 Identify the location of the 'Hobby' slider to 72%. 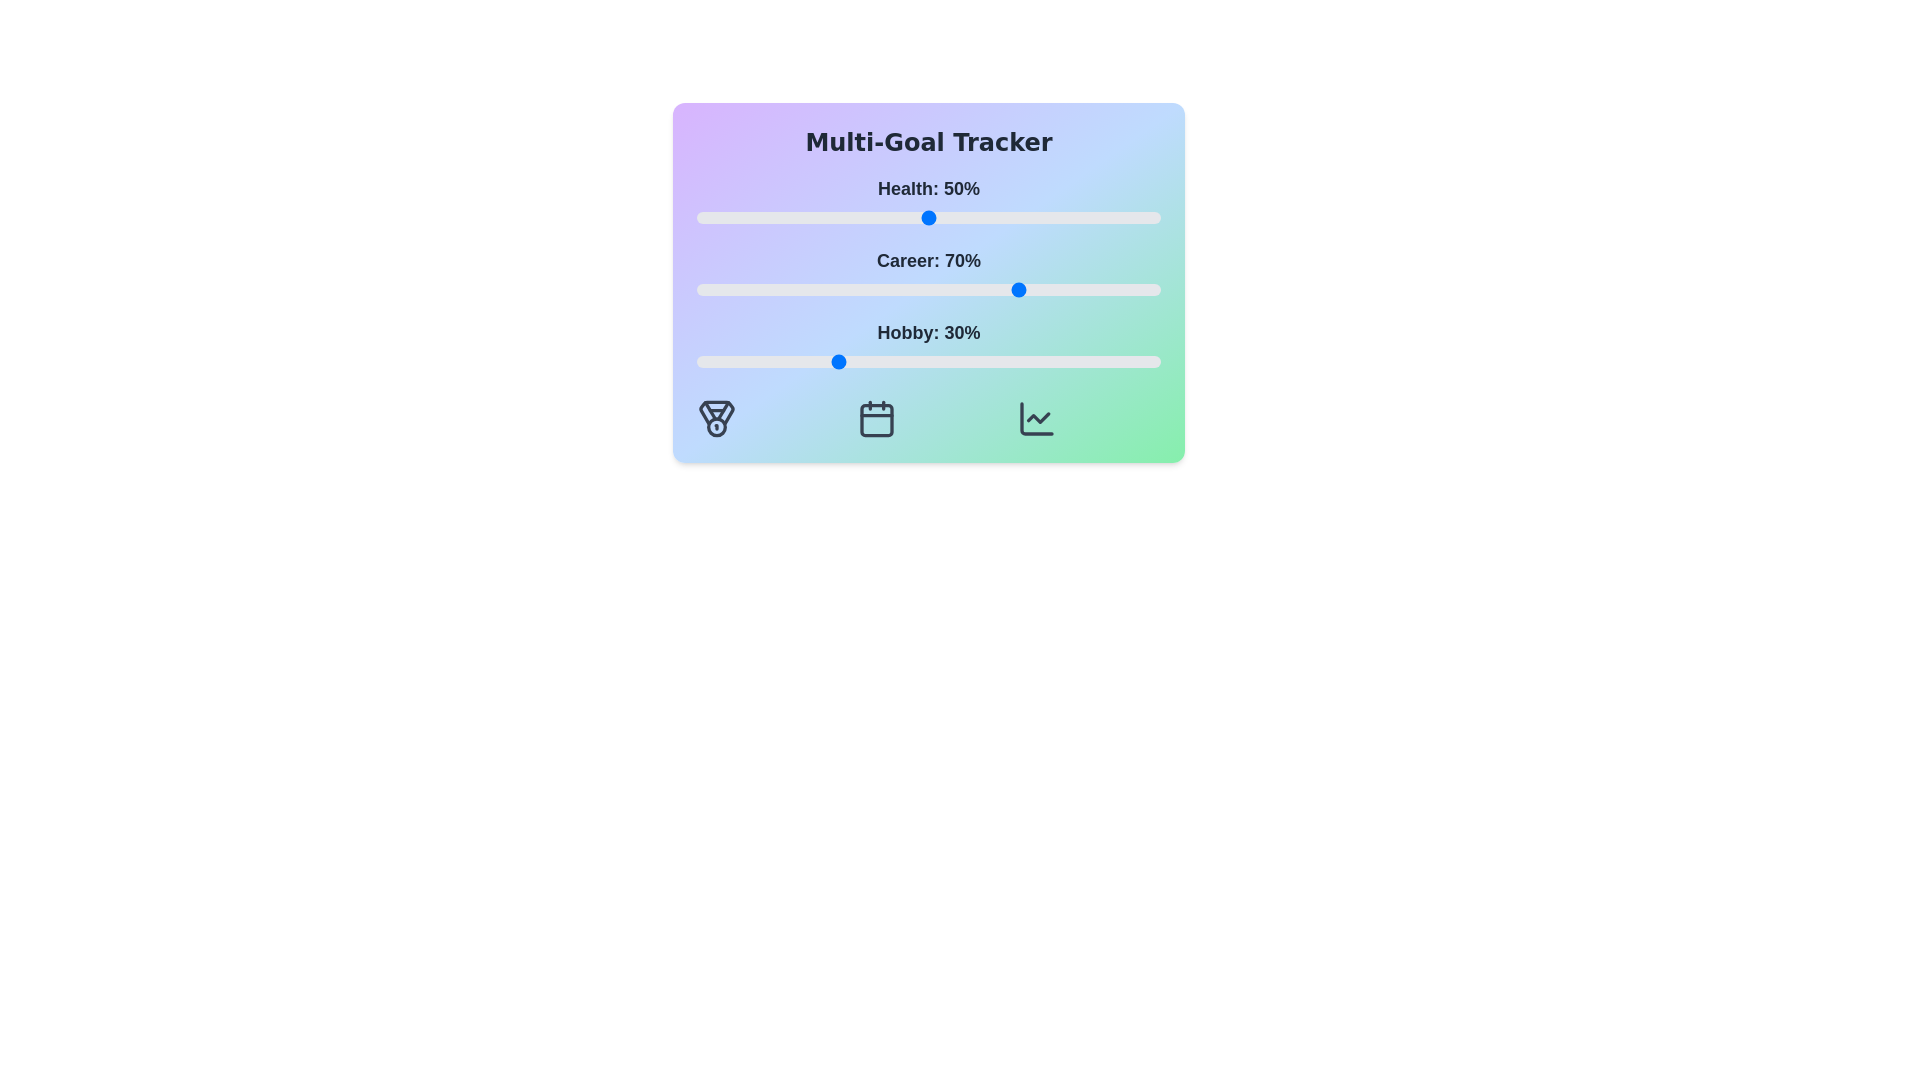
(1031, 362).